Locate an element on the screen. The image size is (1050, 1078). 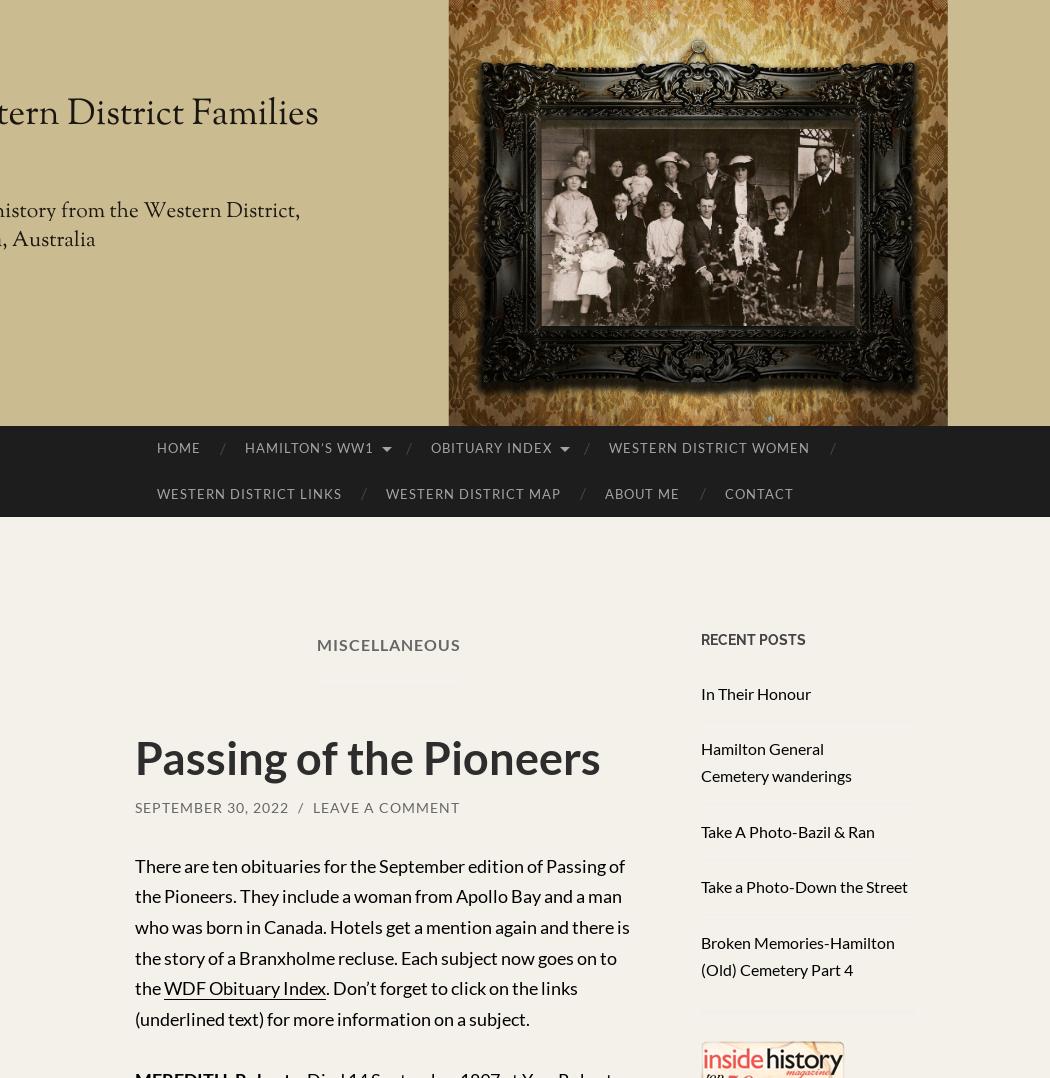
'Leave a comment' is located at coordinates (386, 806).